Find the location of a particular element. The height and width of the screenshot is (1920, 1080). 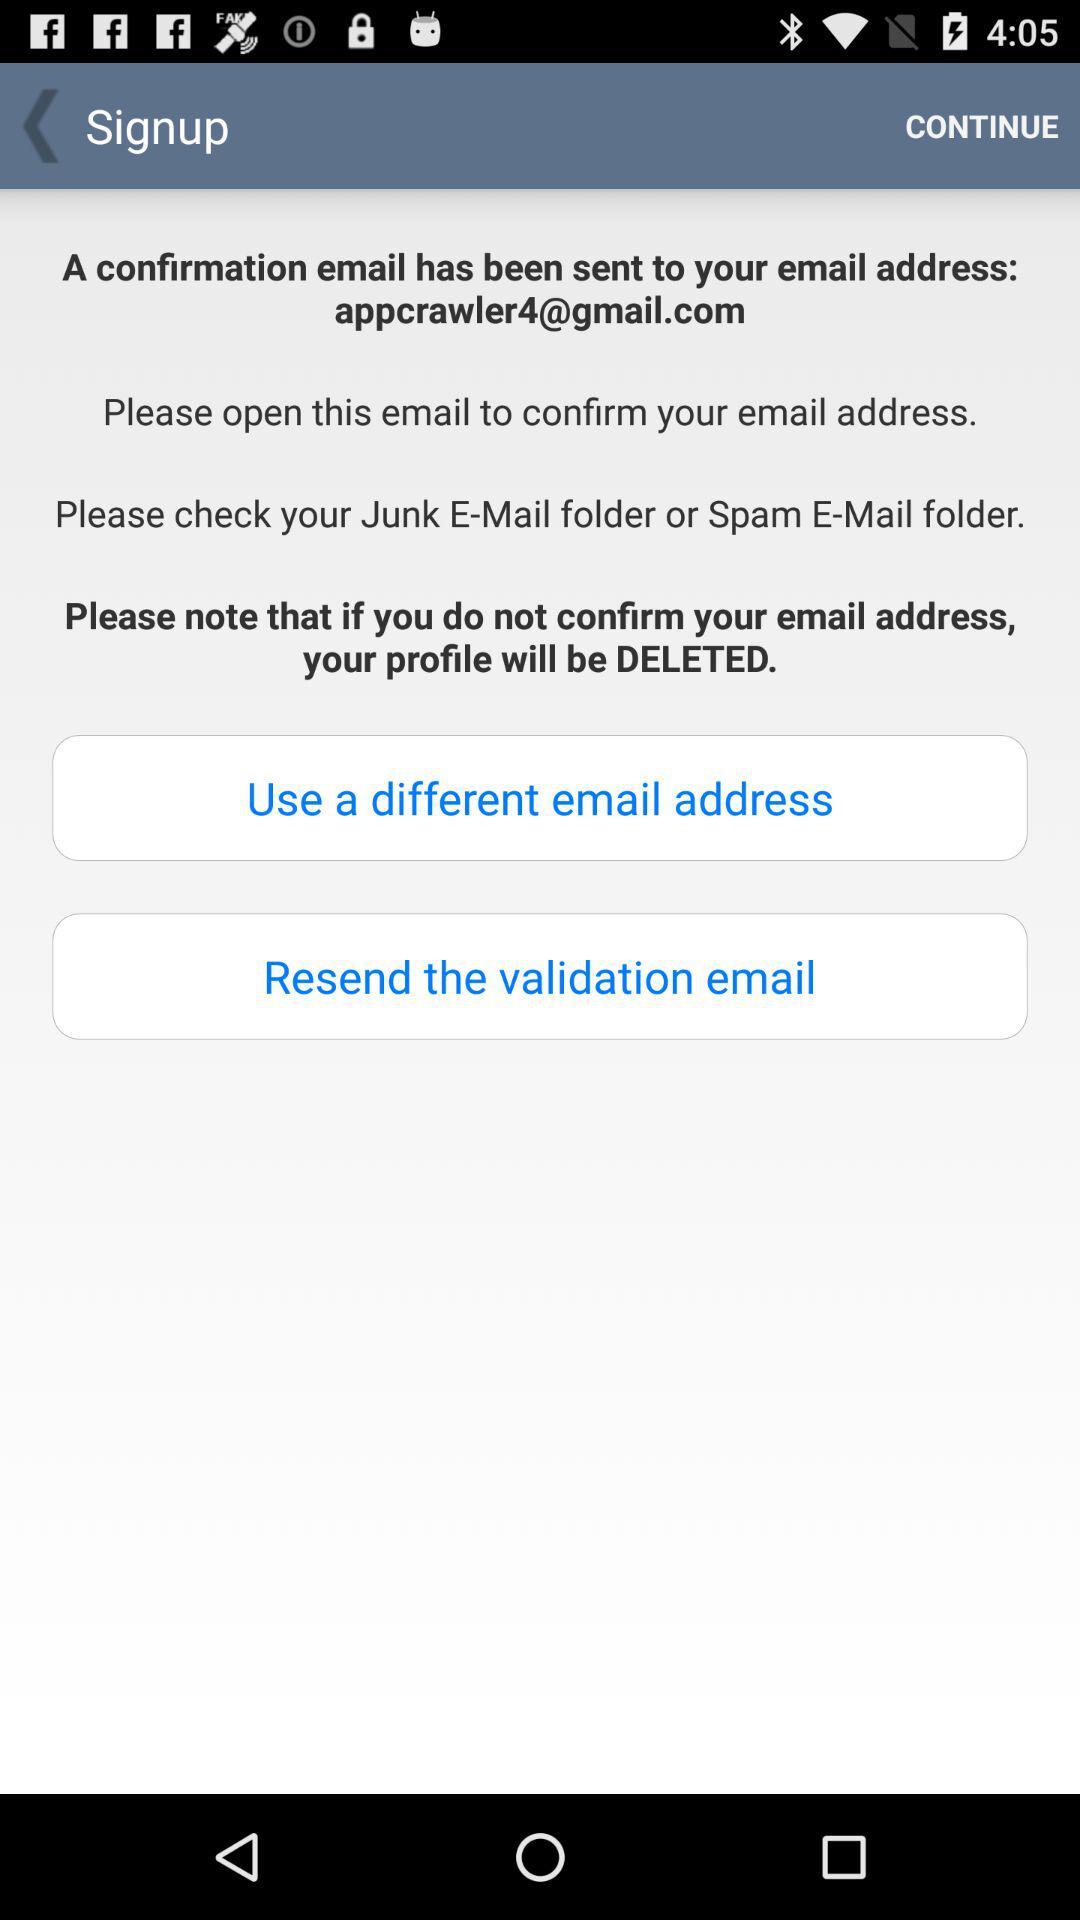

button below the use a different button is located at coordinates (540, 976).